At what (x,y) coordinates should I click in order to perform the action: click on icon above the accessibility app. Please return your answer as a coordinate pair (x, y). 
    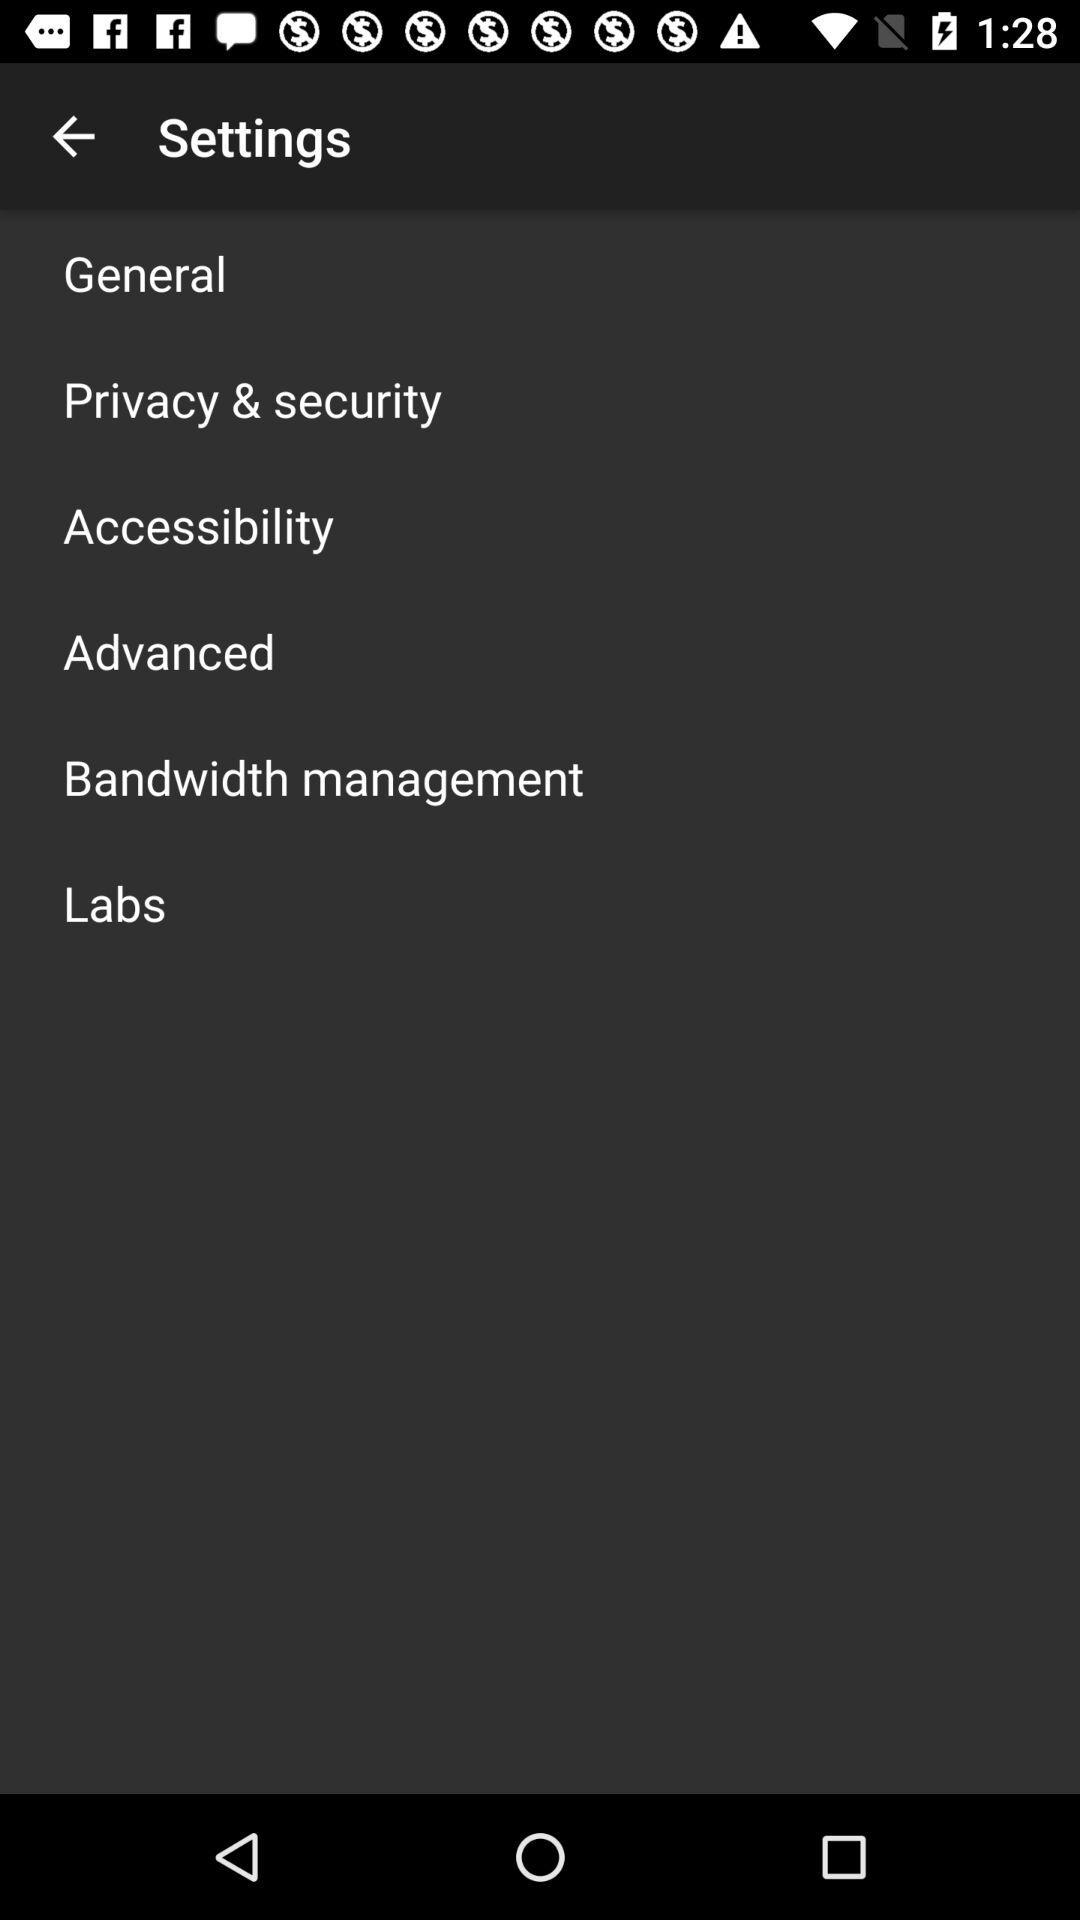
    Looking at the image, I should click on (251, 398).